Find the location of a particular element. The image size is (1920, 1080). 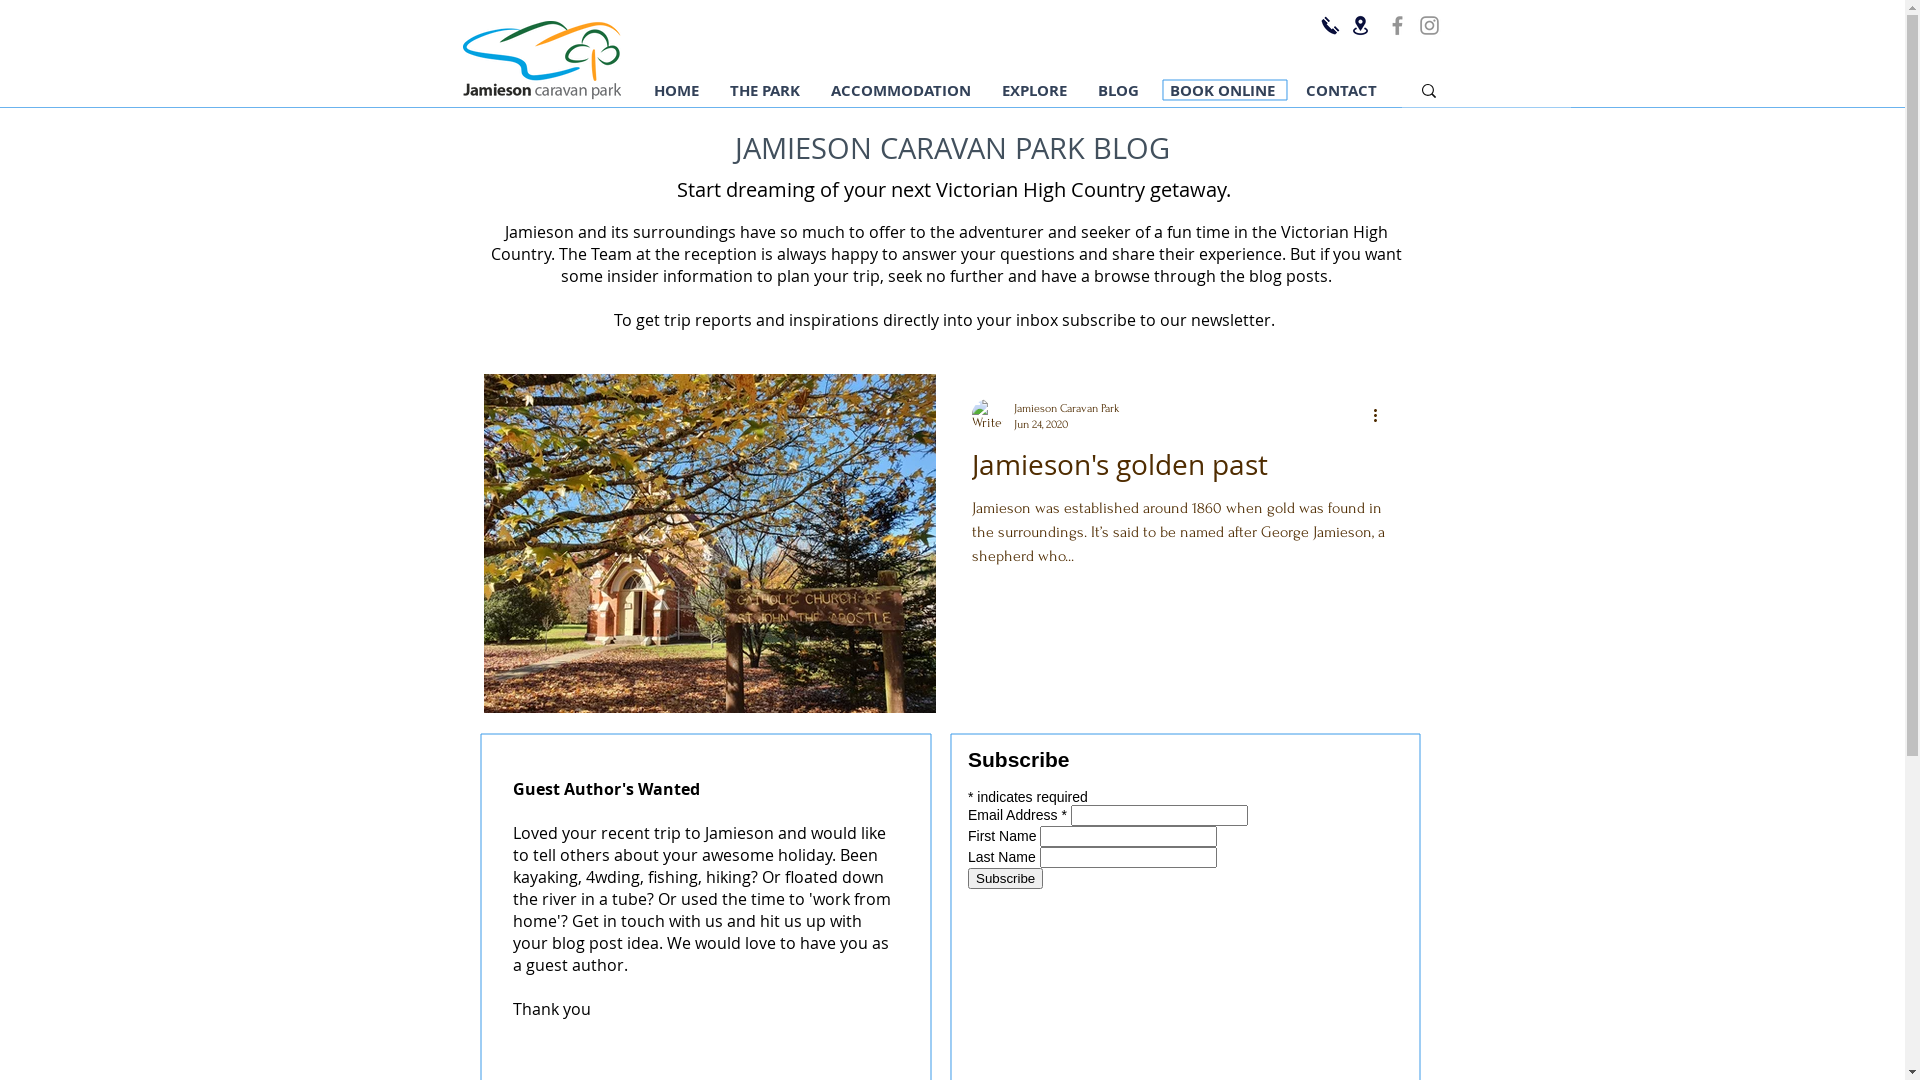

'CONTACT' is located at coordinates (1340, 90).